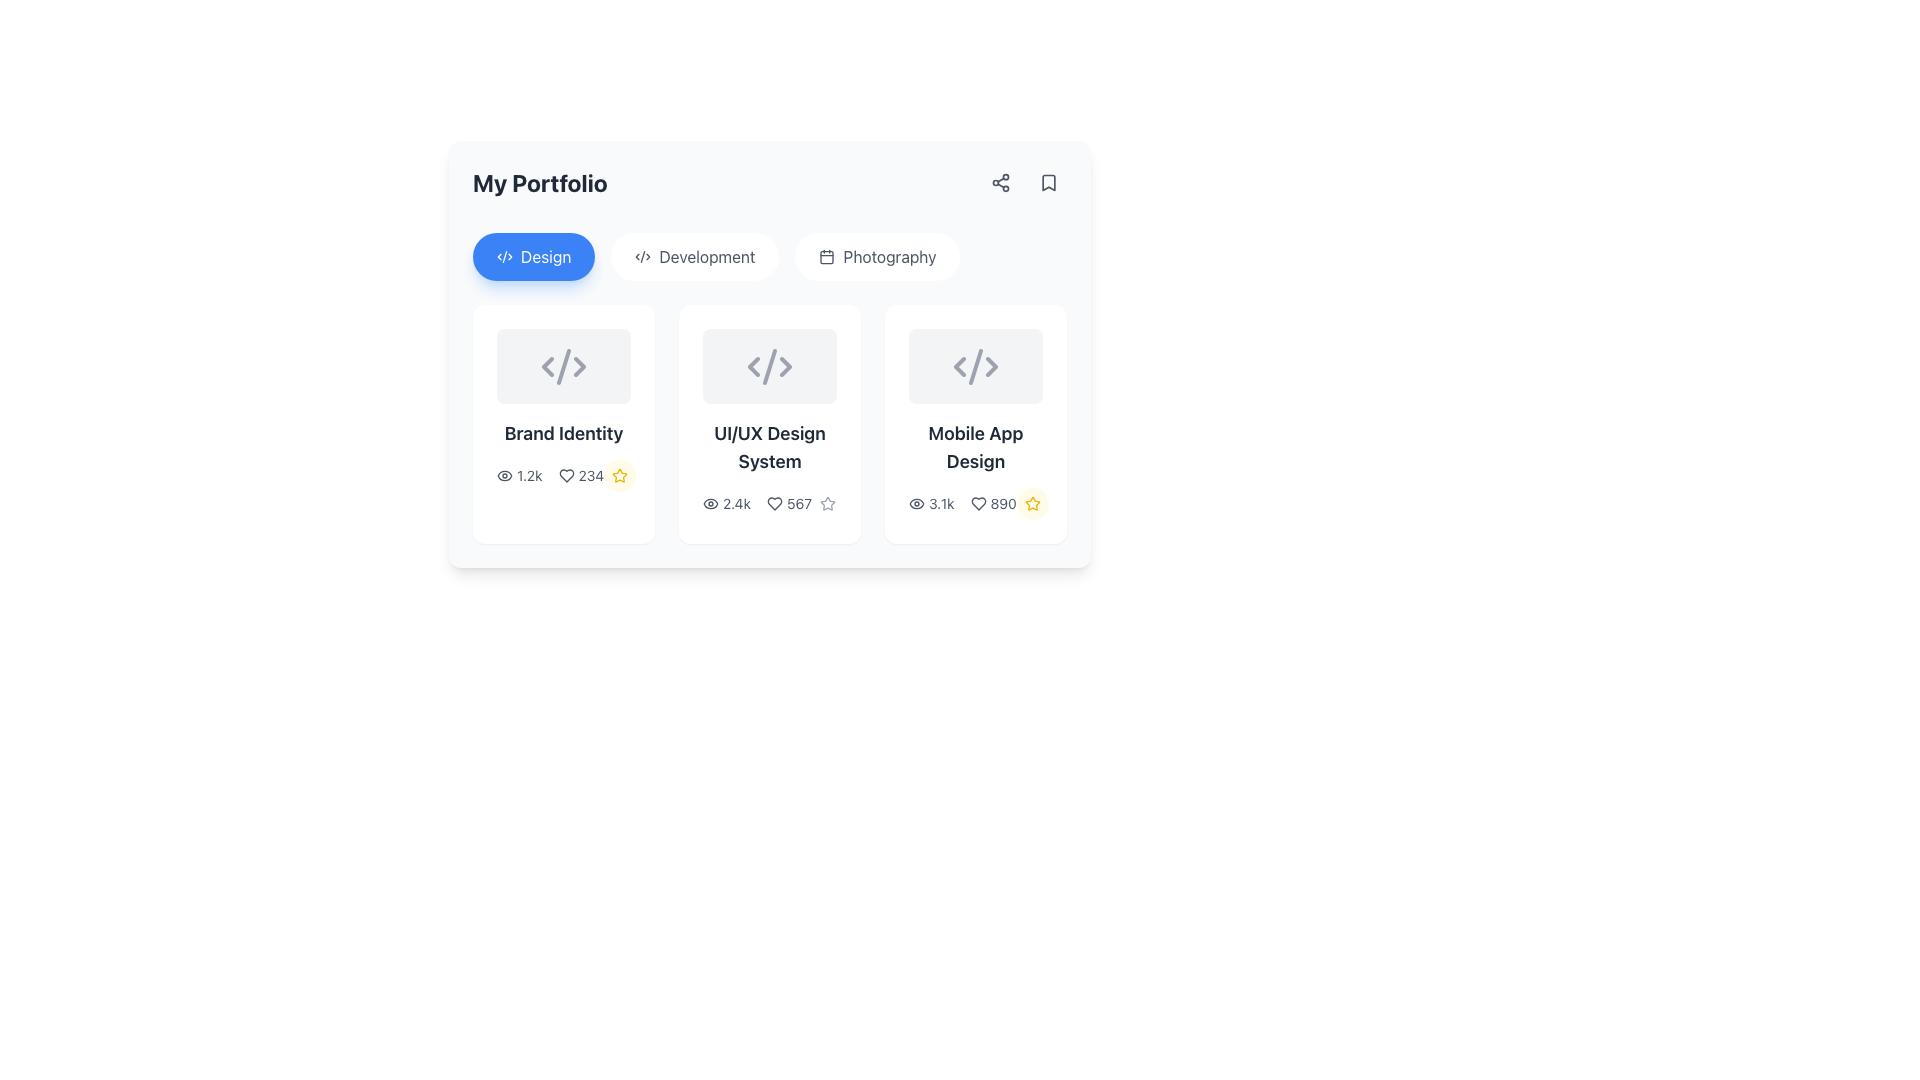  I want to click on the heart icon located in the bottom section of the third portfolio card from the left, so click(978, 503).